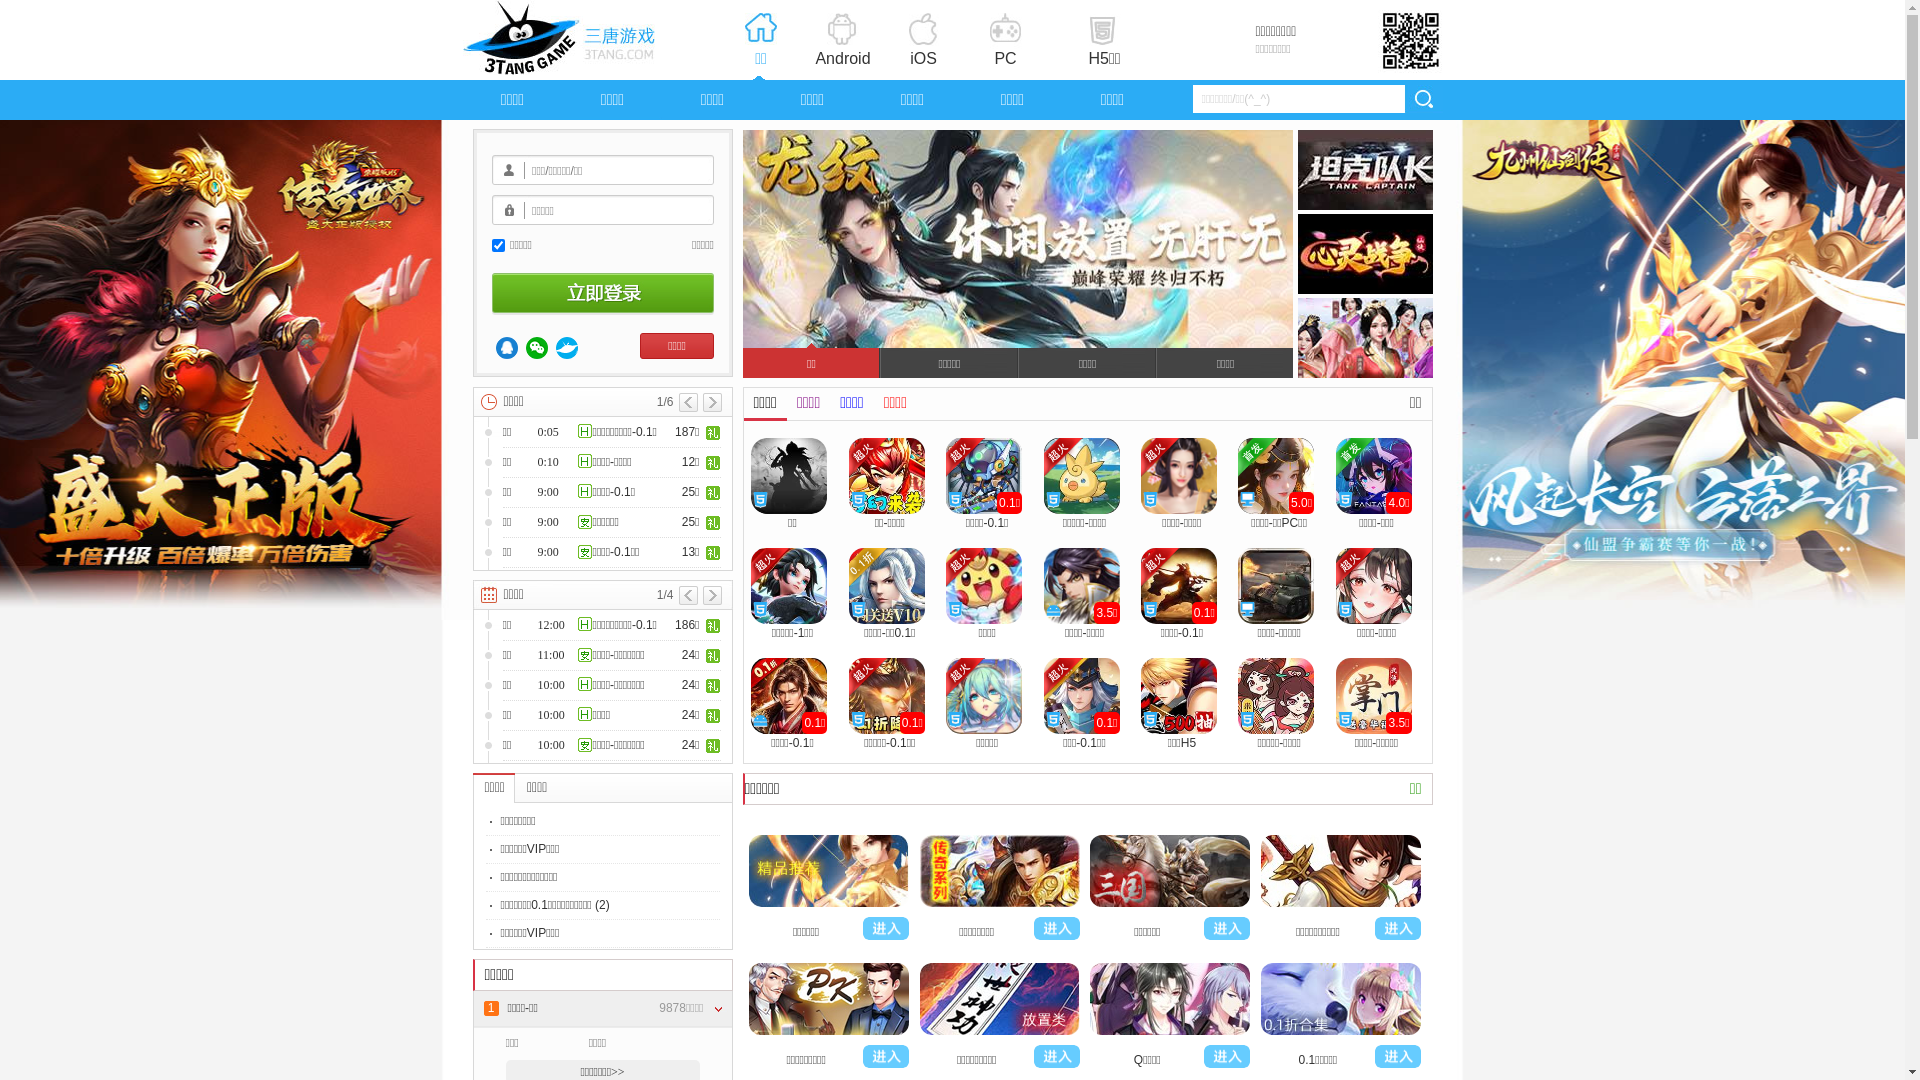  I want to click on 'Android', so click(842, 41).